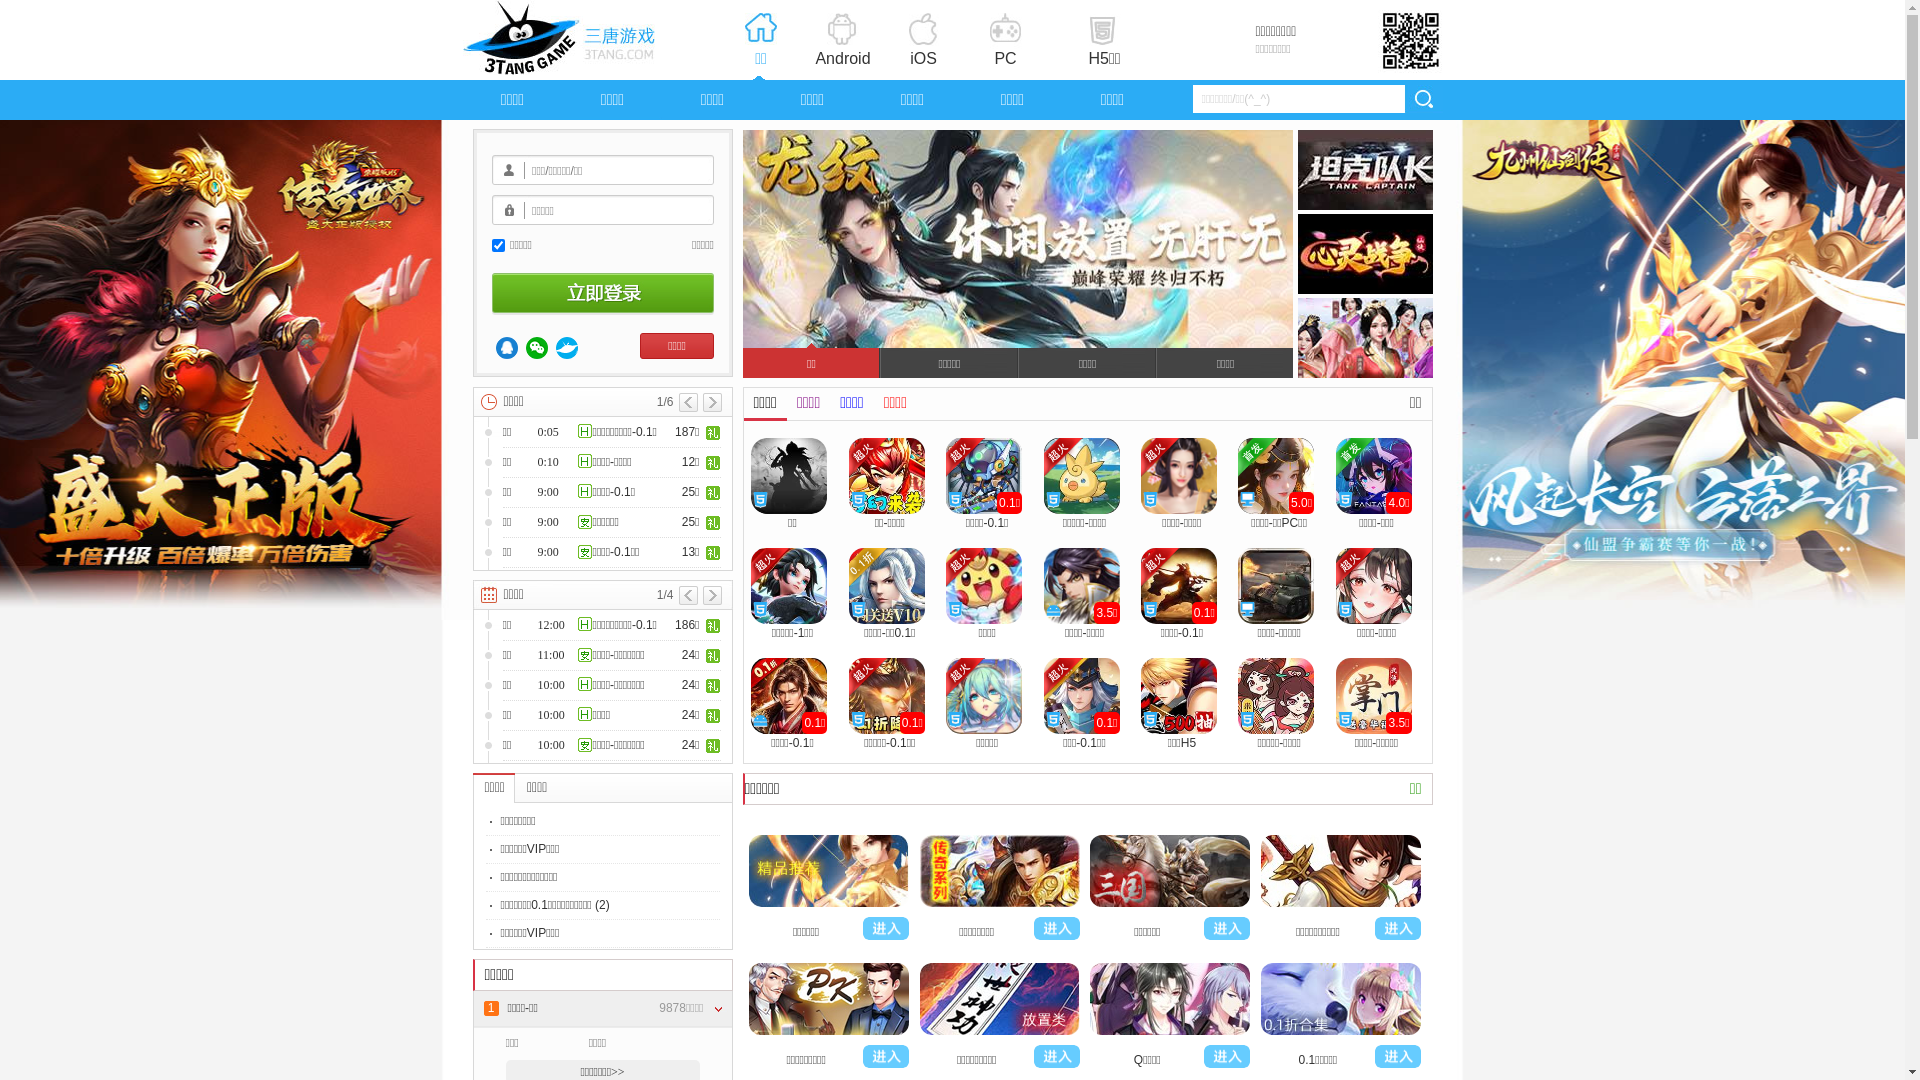  I want to click on 'Android', so click(842, 41).